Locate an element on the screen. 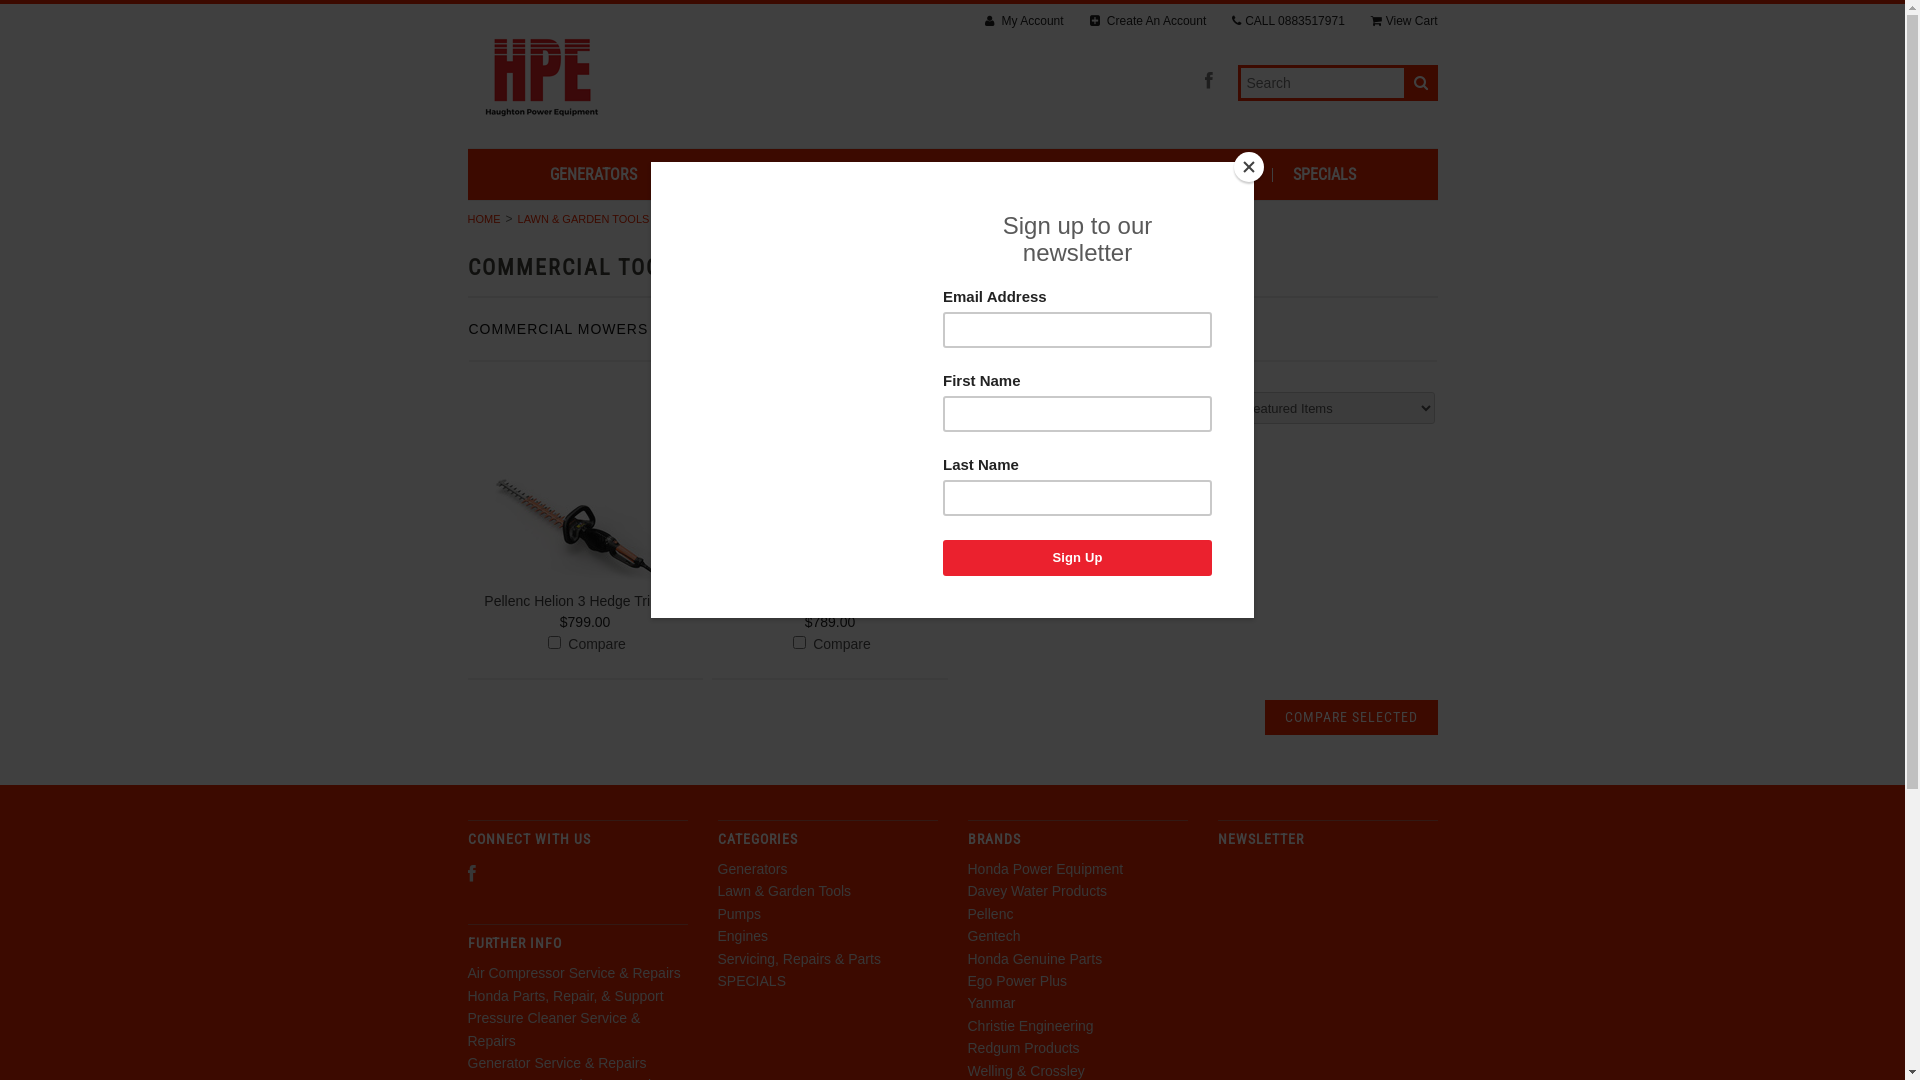  'Facebook' is located at coordinates (1207, 80).